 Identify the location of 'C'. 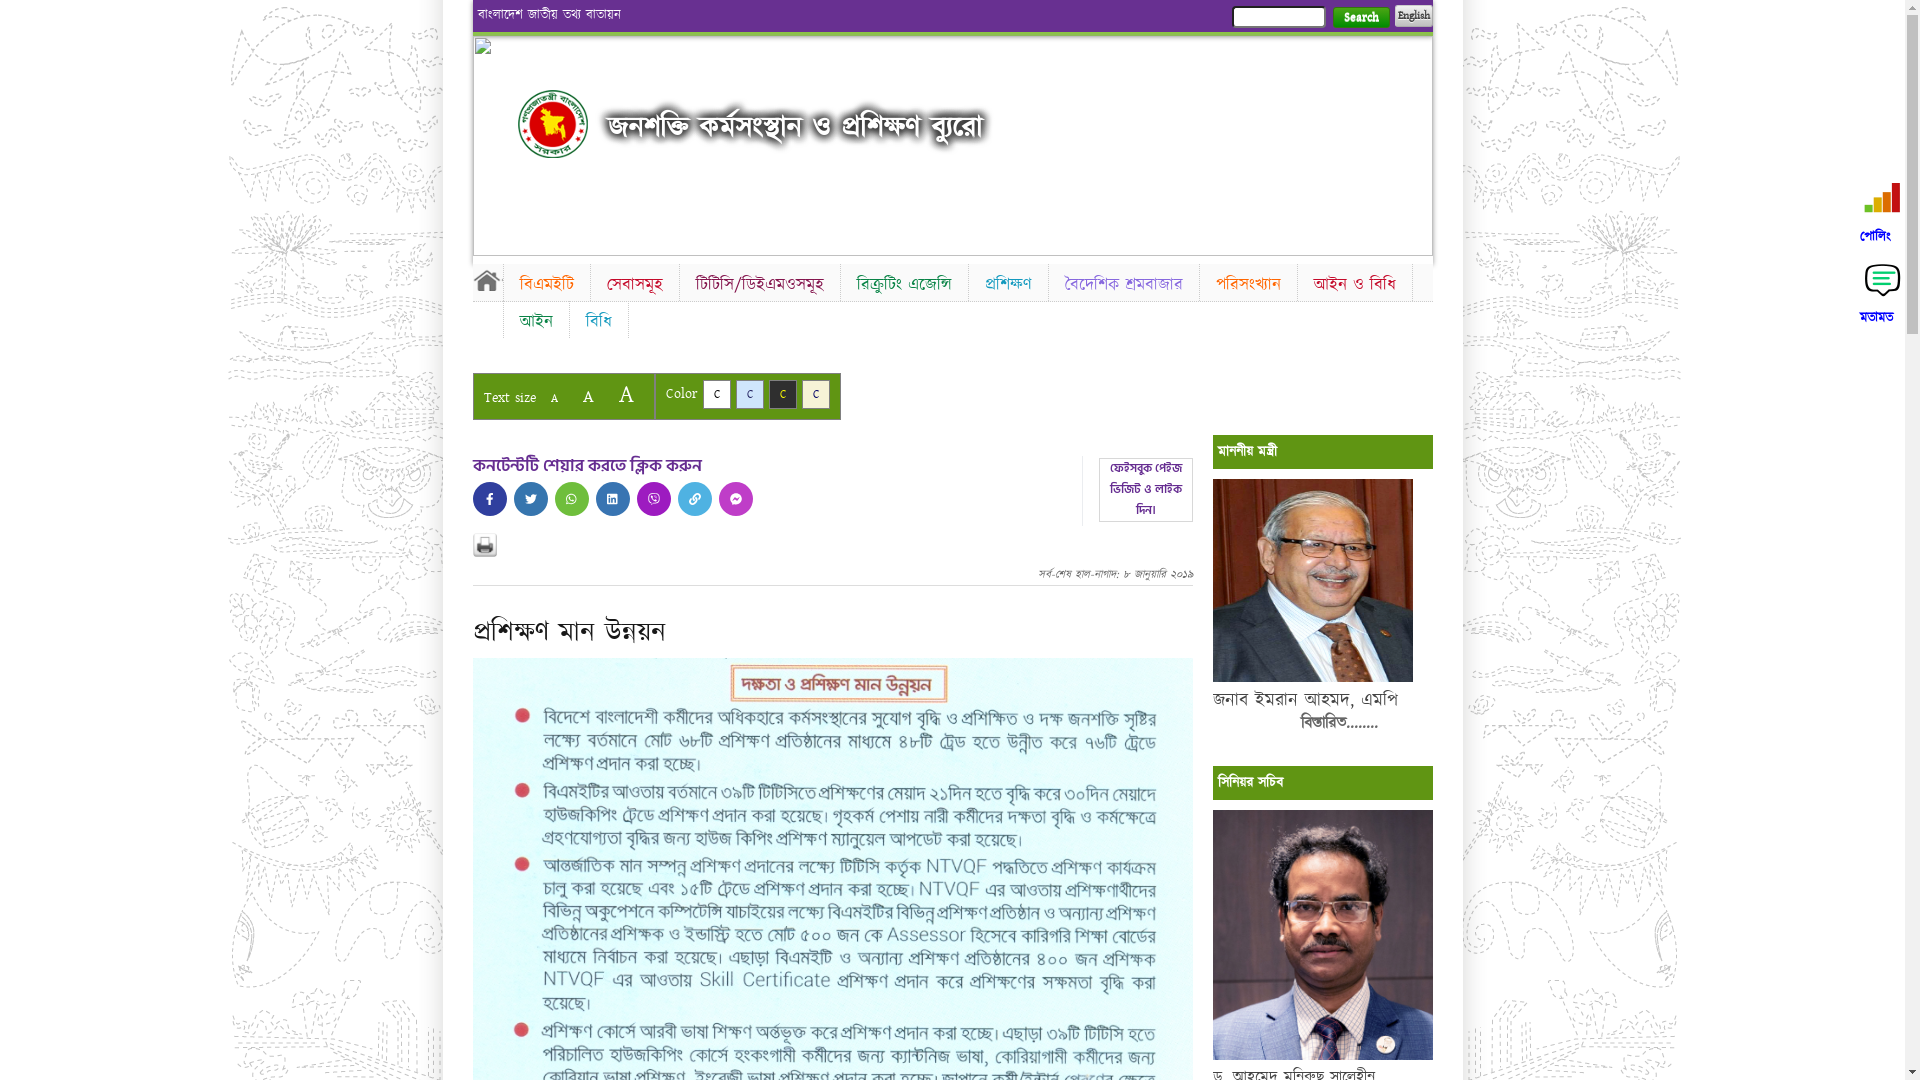
(801, 394).